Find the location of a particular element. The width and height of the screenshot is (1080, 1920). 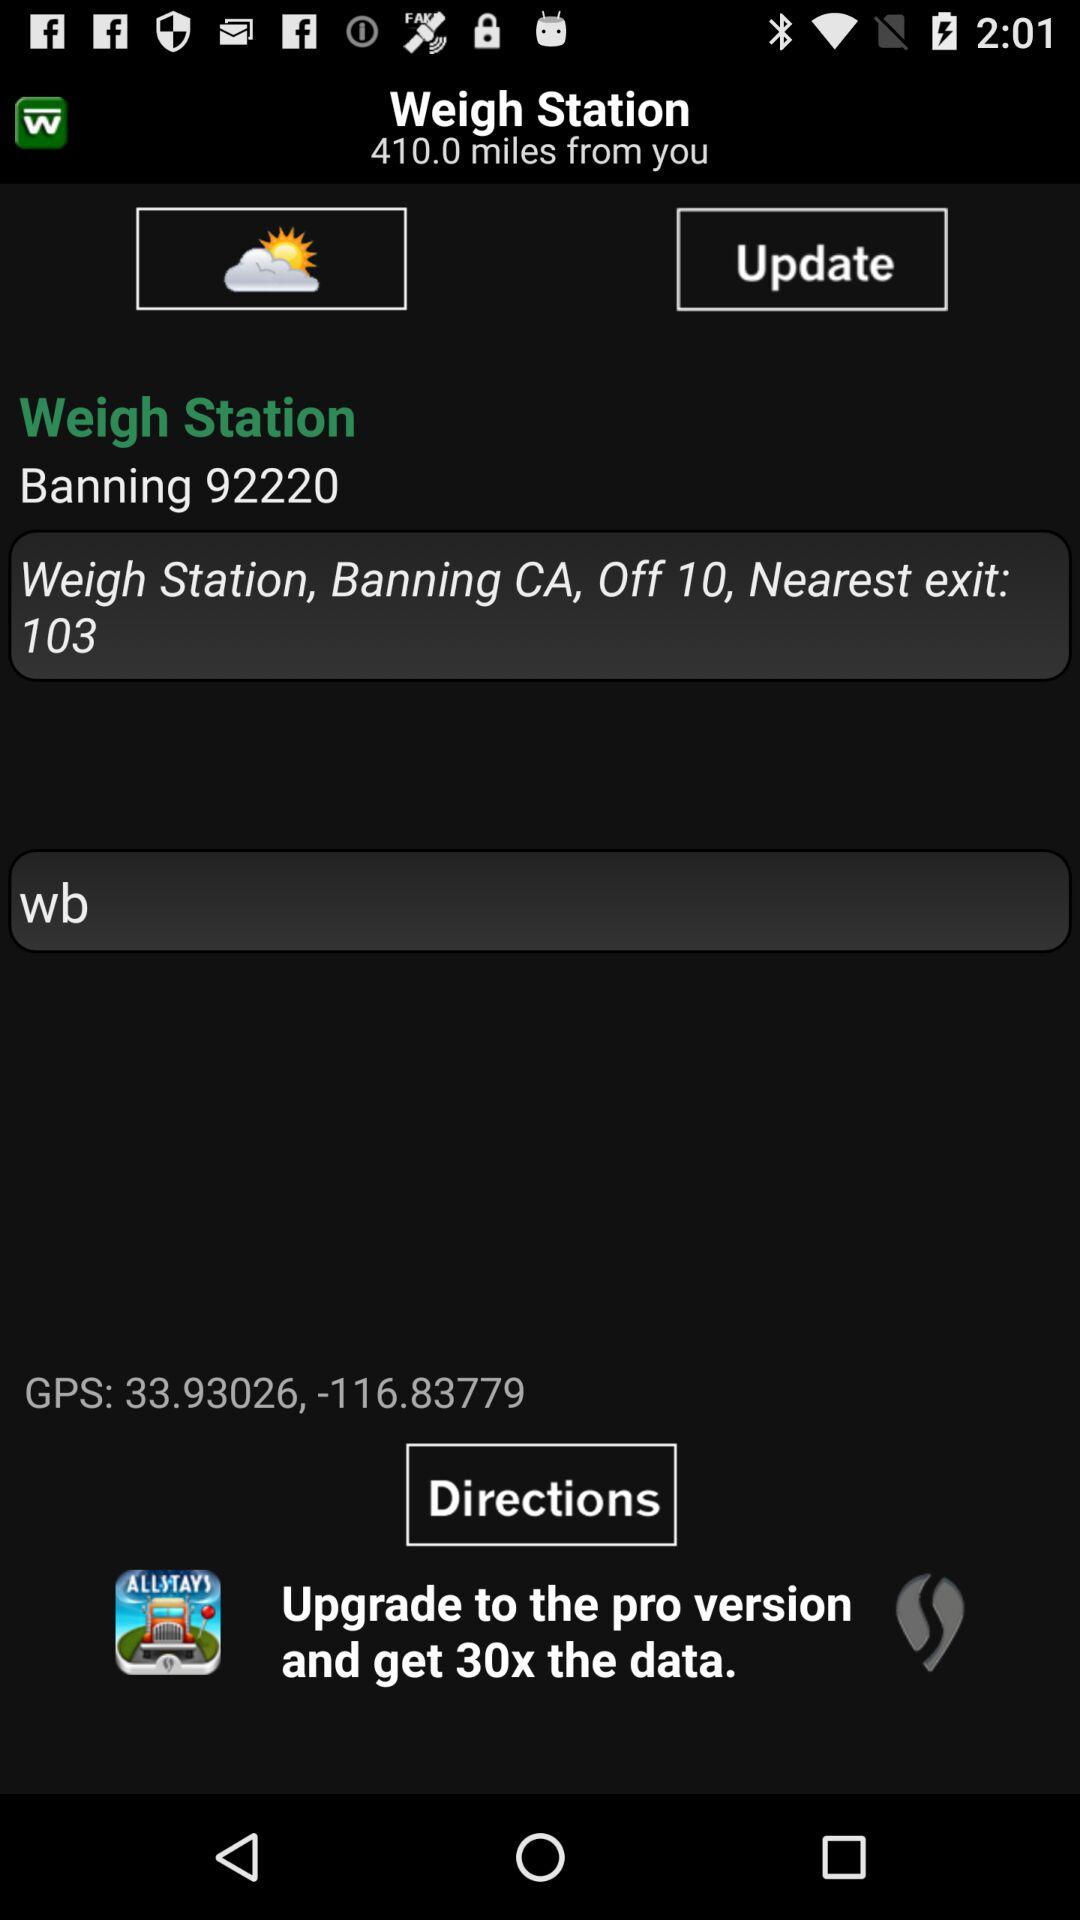

item above weigh station icon is located at coordinates (271, 257).